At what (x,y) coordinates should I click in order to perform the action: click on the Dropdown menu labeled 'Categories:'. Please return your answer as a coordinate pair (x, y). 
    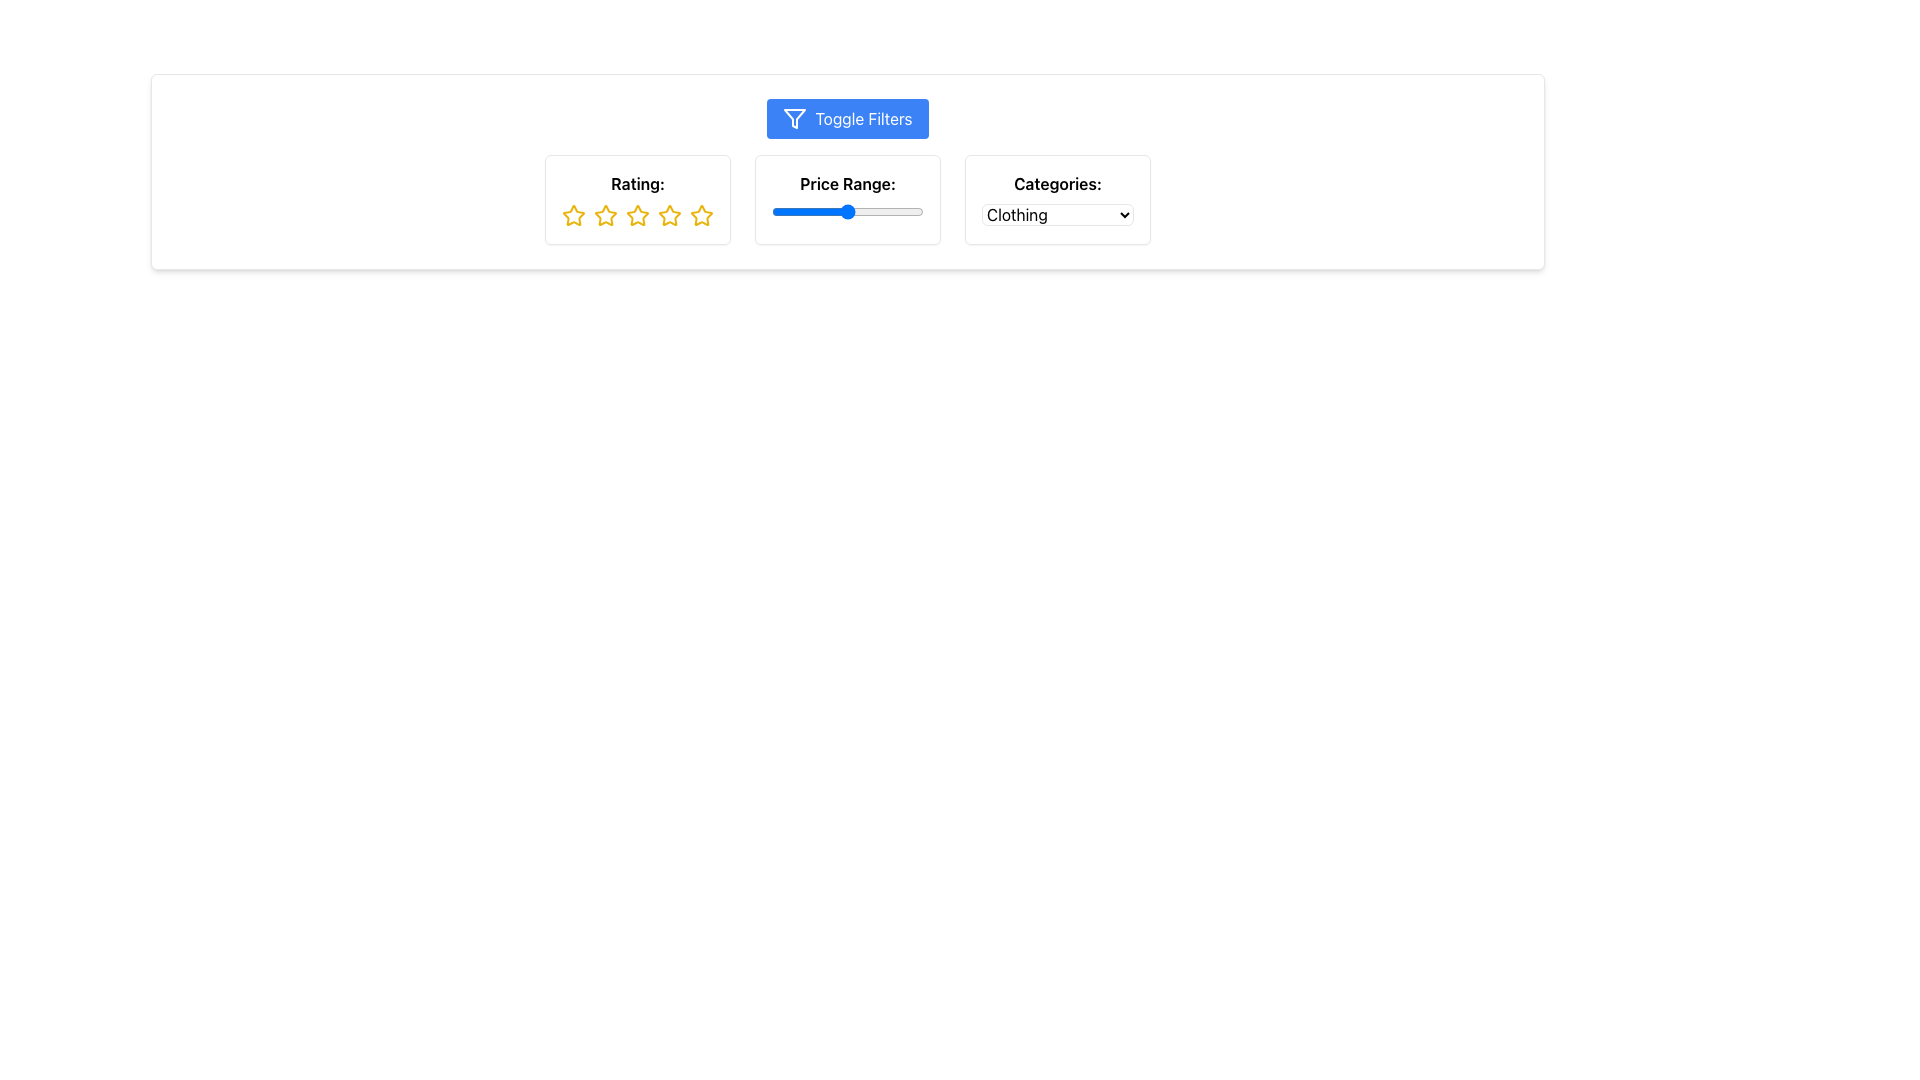
    Looking at the image, I should click on (1056, 215).